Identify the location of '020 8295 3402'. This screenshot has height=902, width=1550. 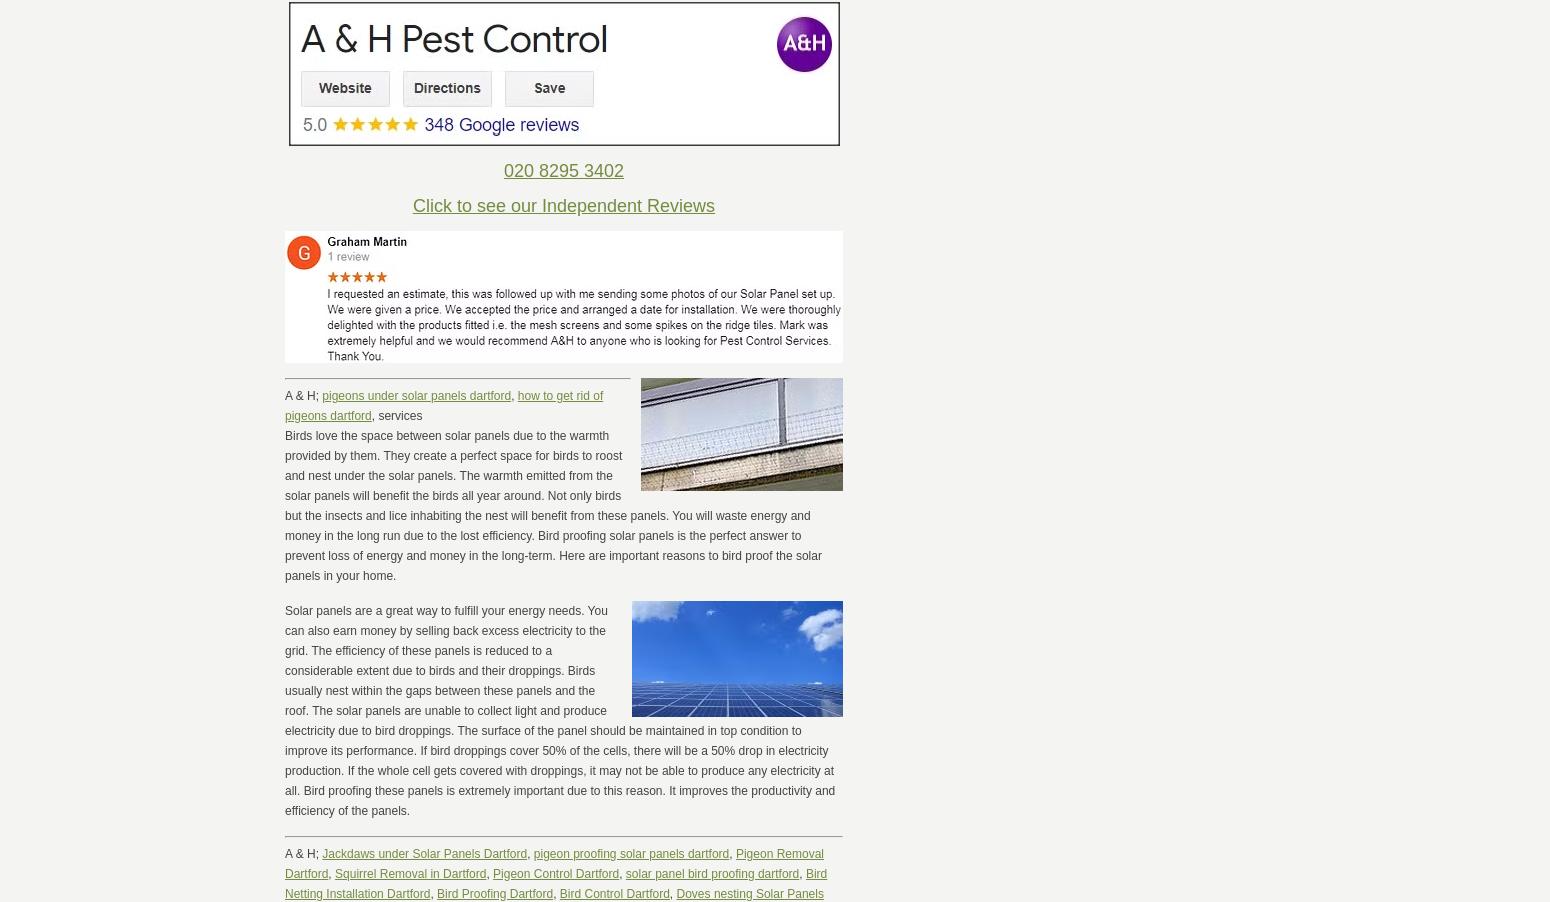
(563, 169).